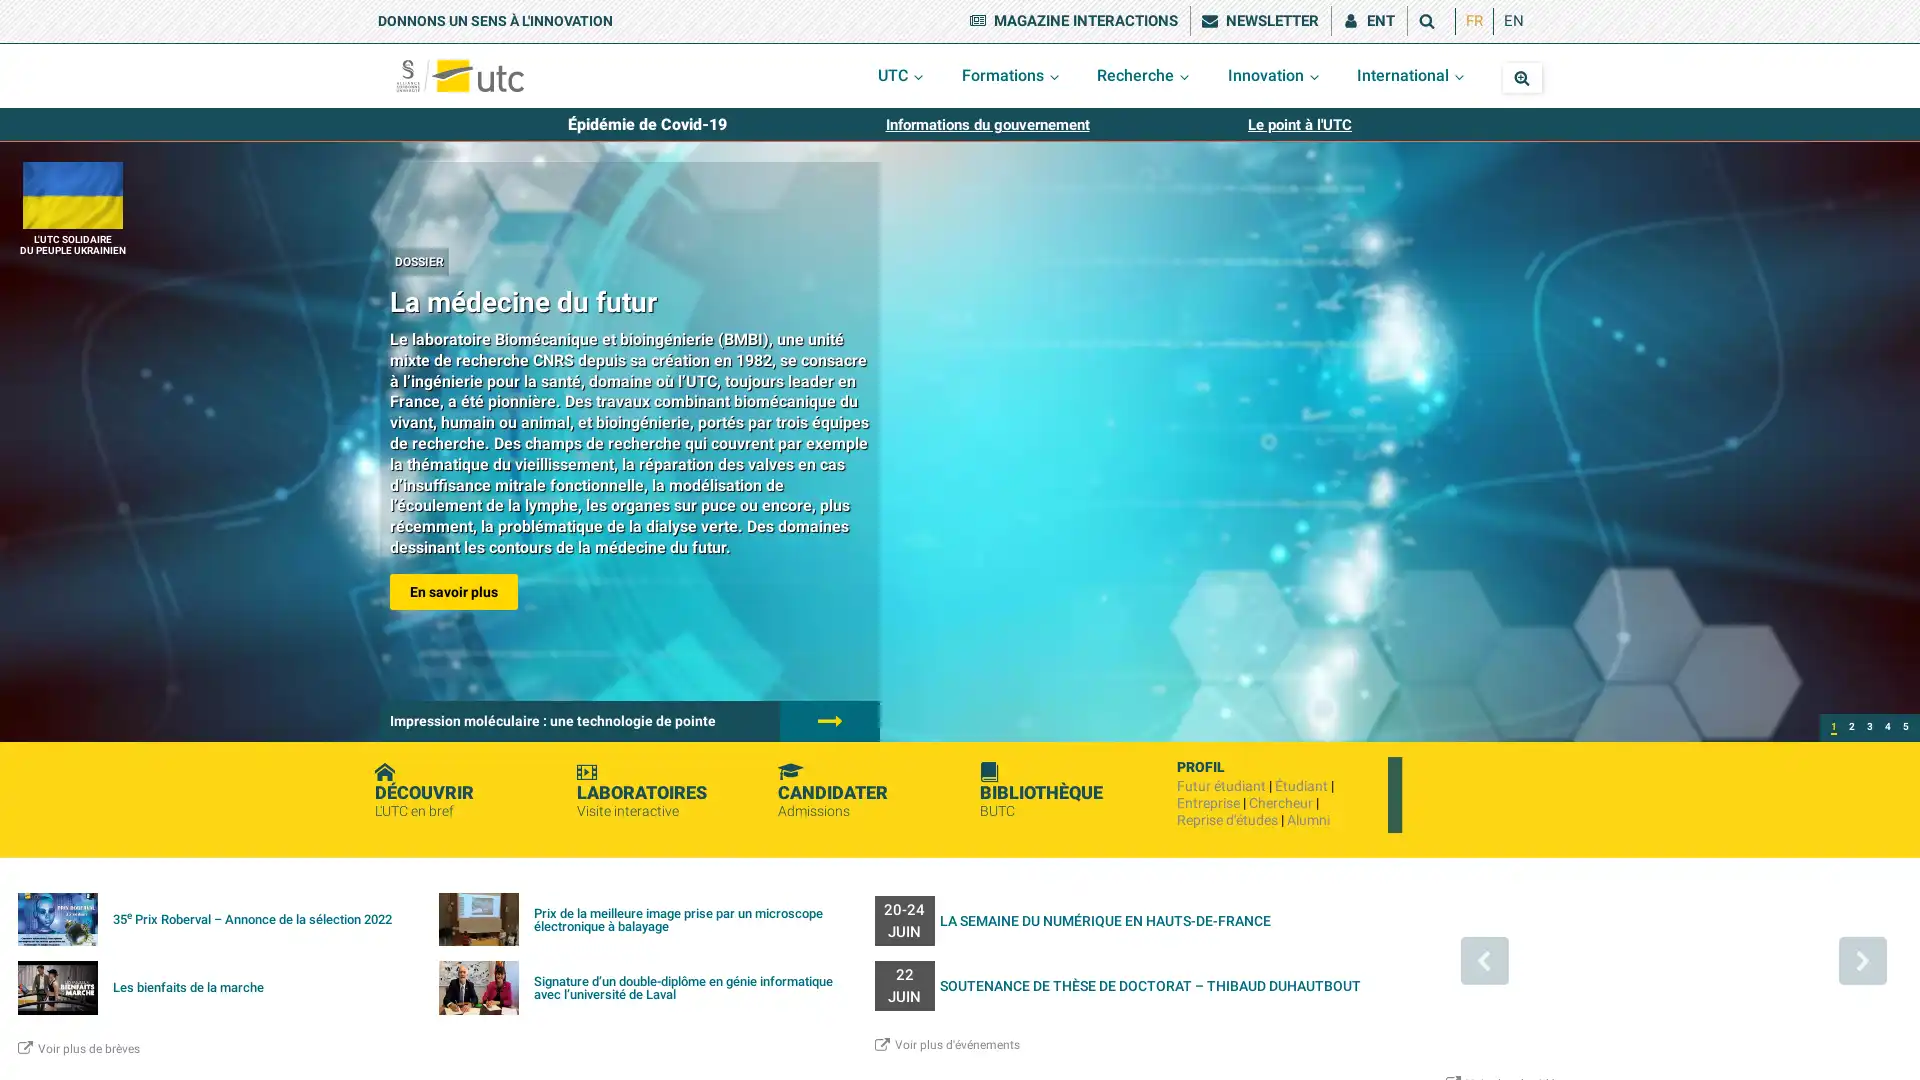 The height and width of the screenshot is (1080, 1920). Describe the element at coordinates (1869, 728) in the screenshot. I see `CFA de lUTC, un avenir se dessine` at that location.